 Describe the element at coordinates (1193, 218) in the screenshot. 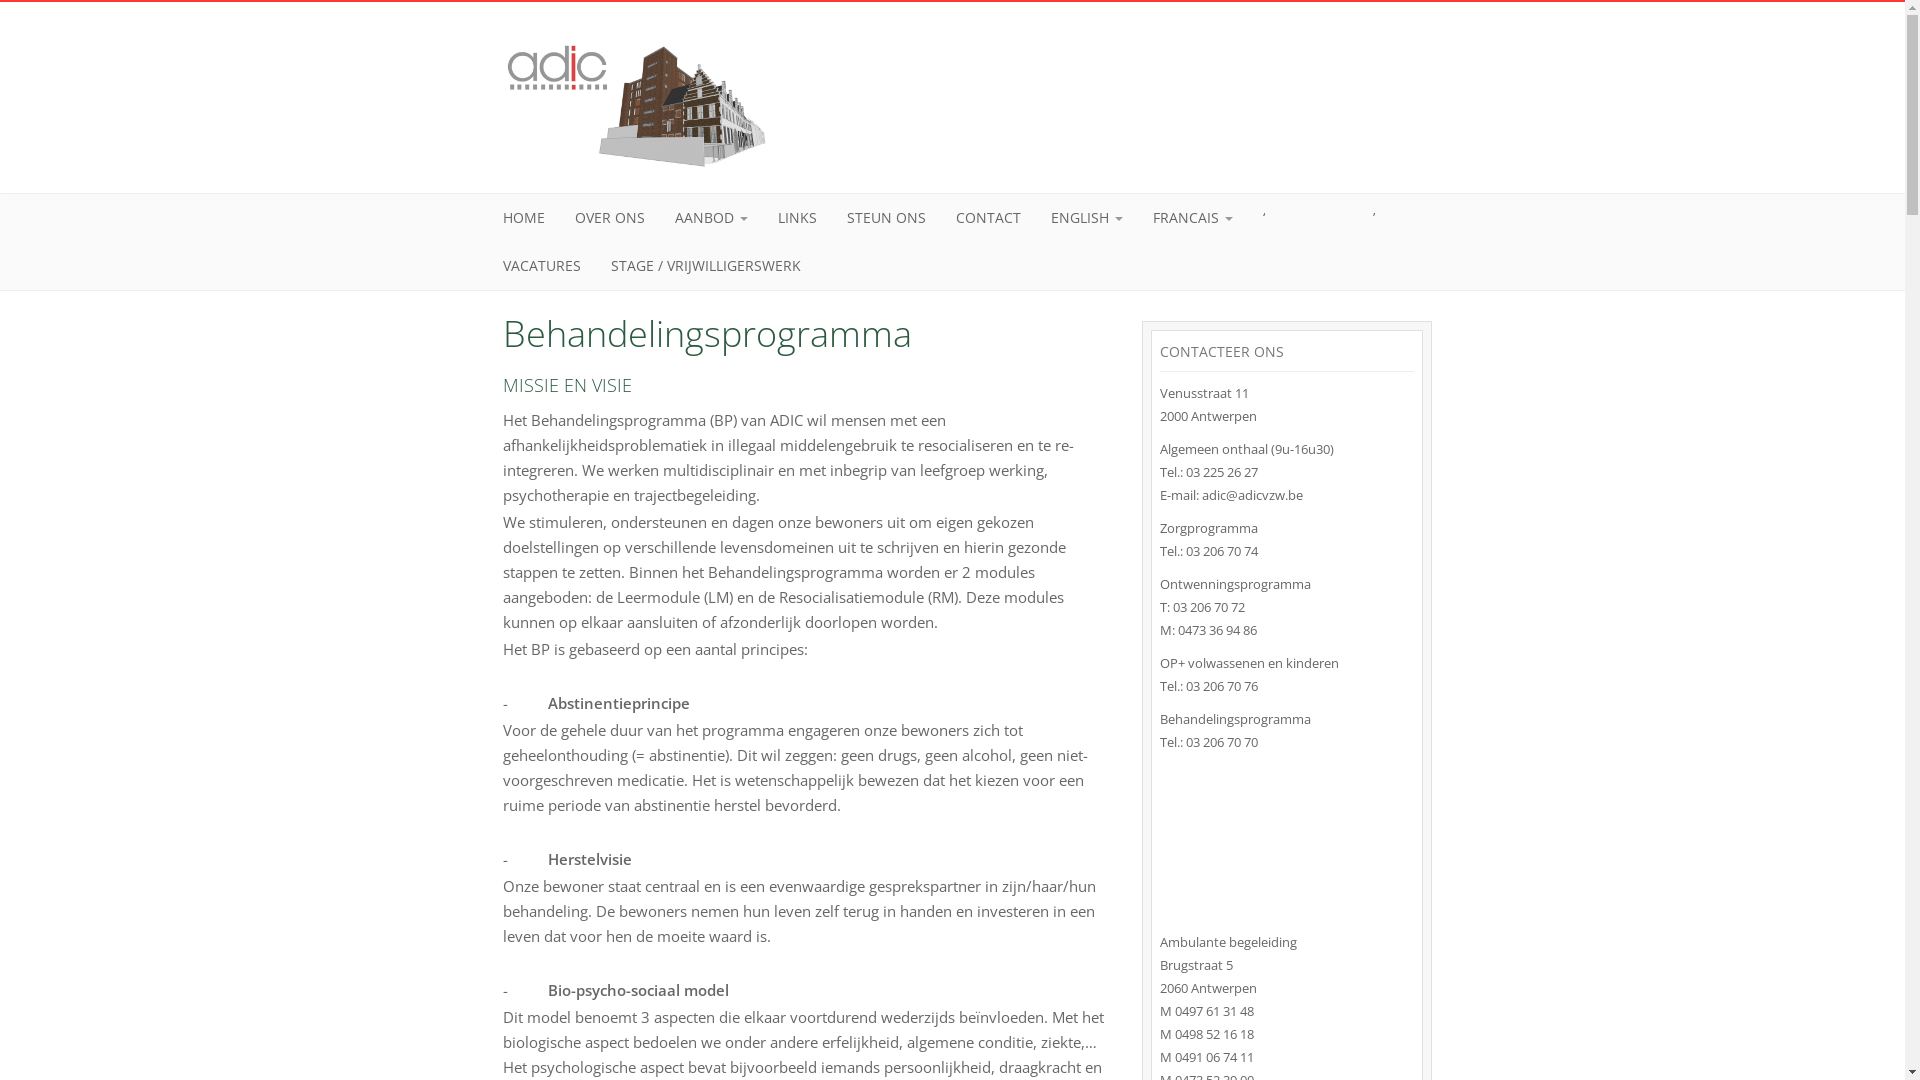

I see `'FRANCAIS'` at that location.